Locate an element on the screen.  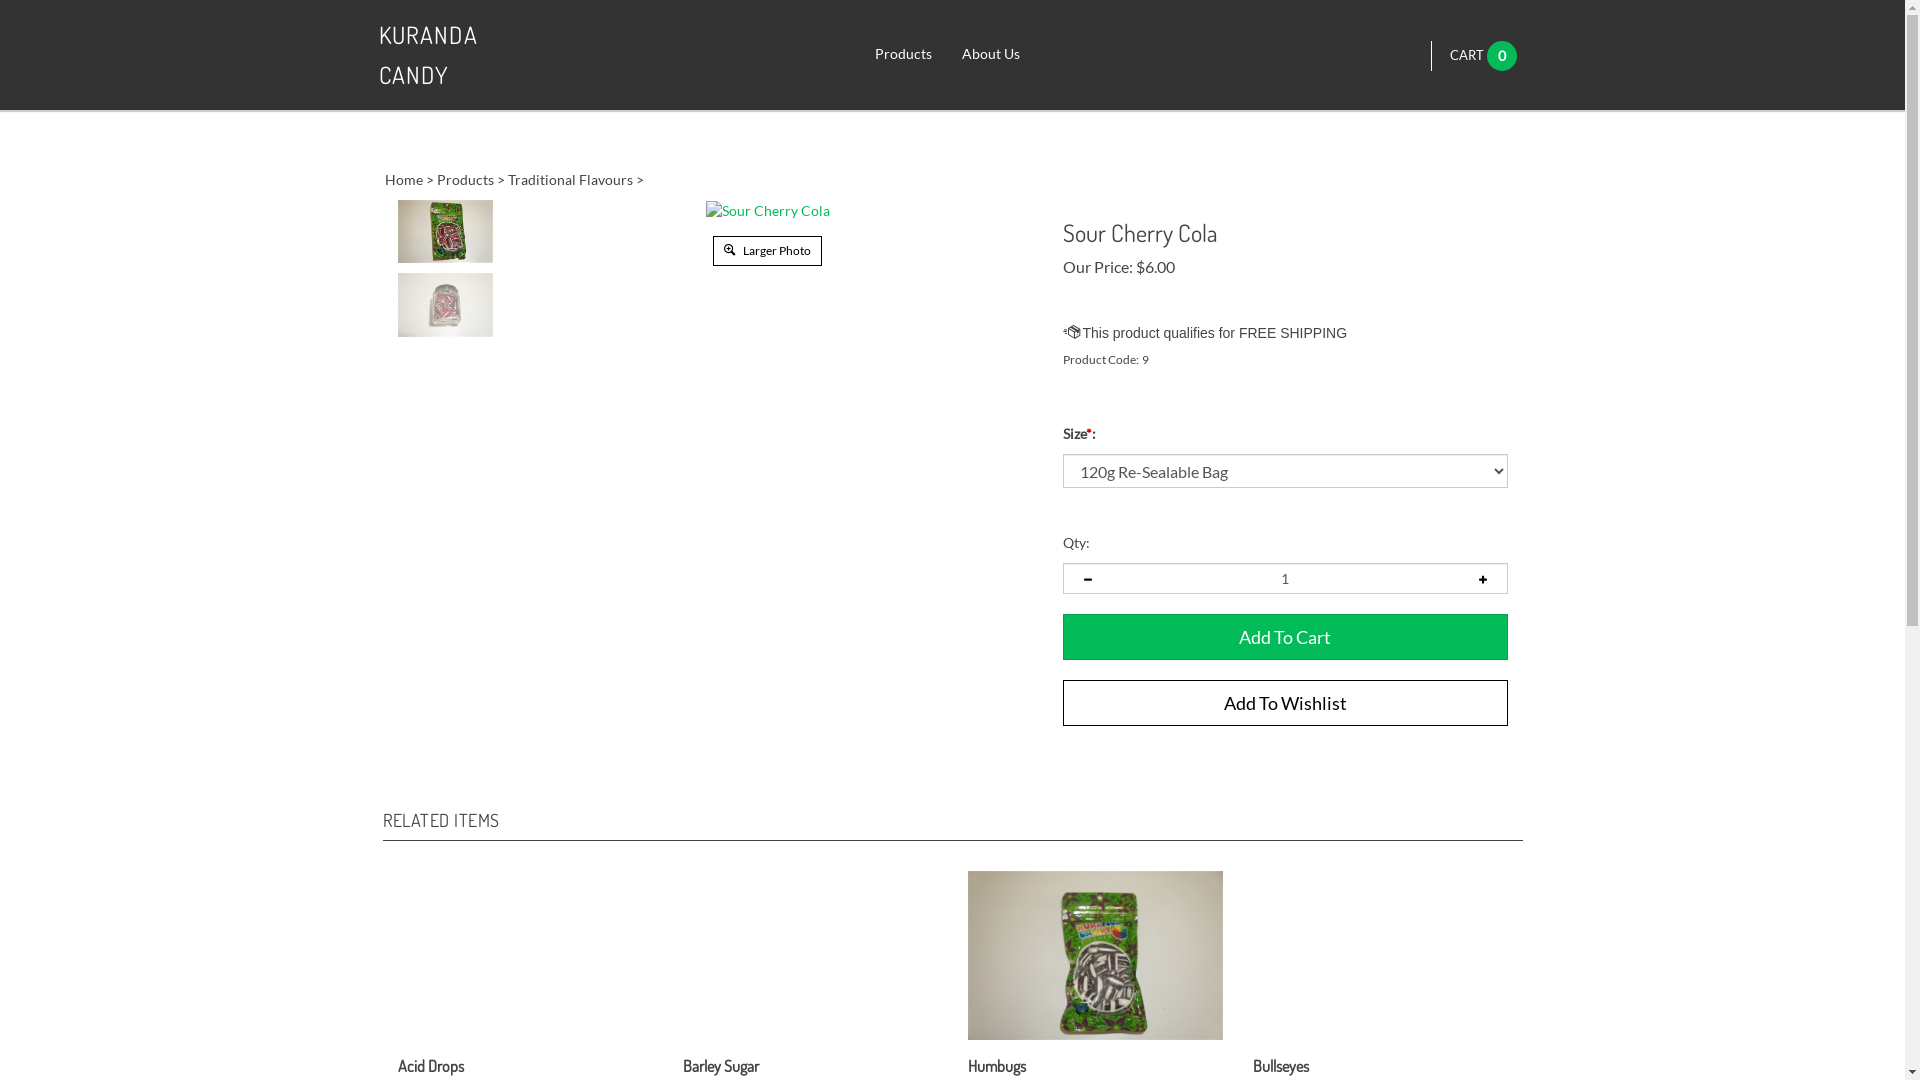
'Home' is located at coordinates (402, 178).